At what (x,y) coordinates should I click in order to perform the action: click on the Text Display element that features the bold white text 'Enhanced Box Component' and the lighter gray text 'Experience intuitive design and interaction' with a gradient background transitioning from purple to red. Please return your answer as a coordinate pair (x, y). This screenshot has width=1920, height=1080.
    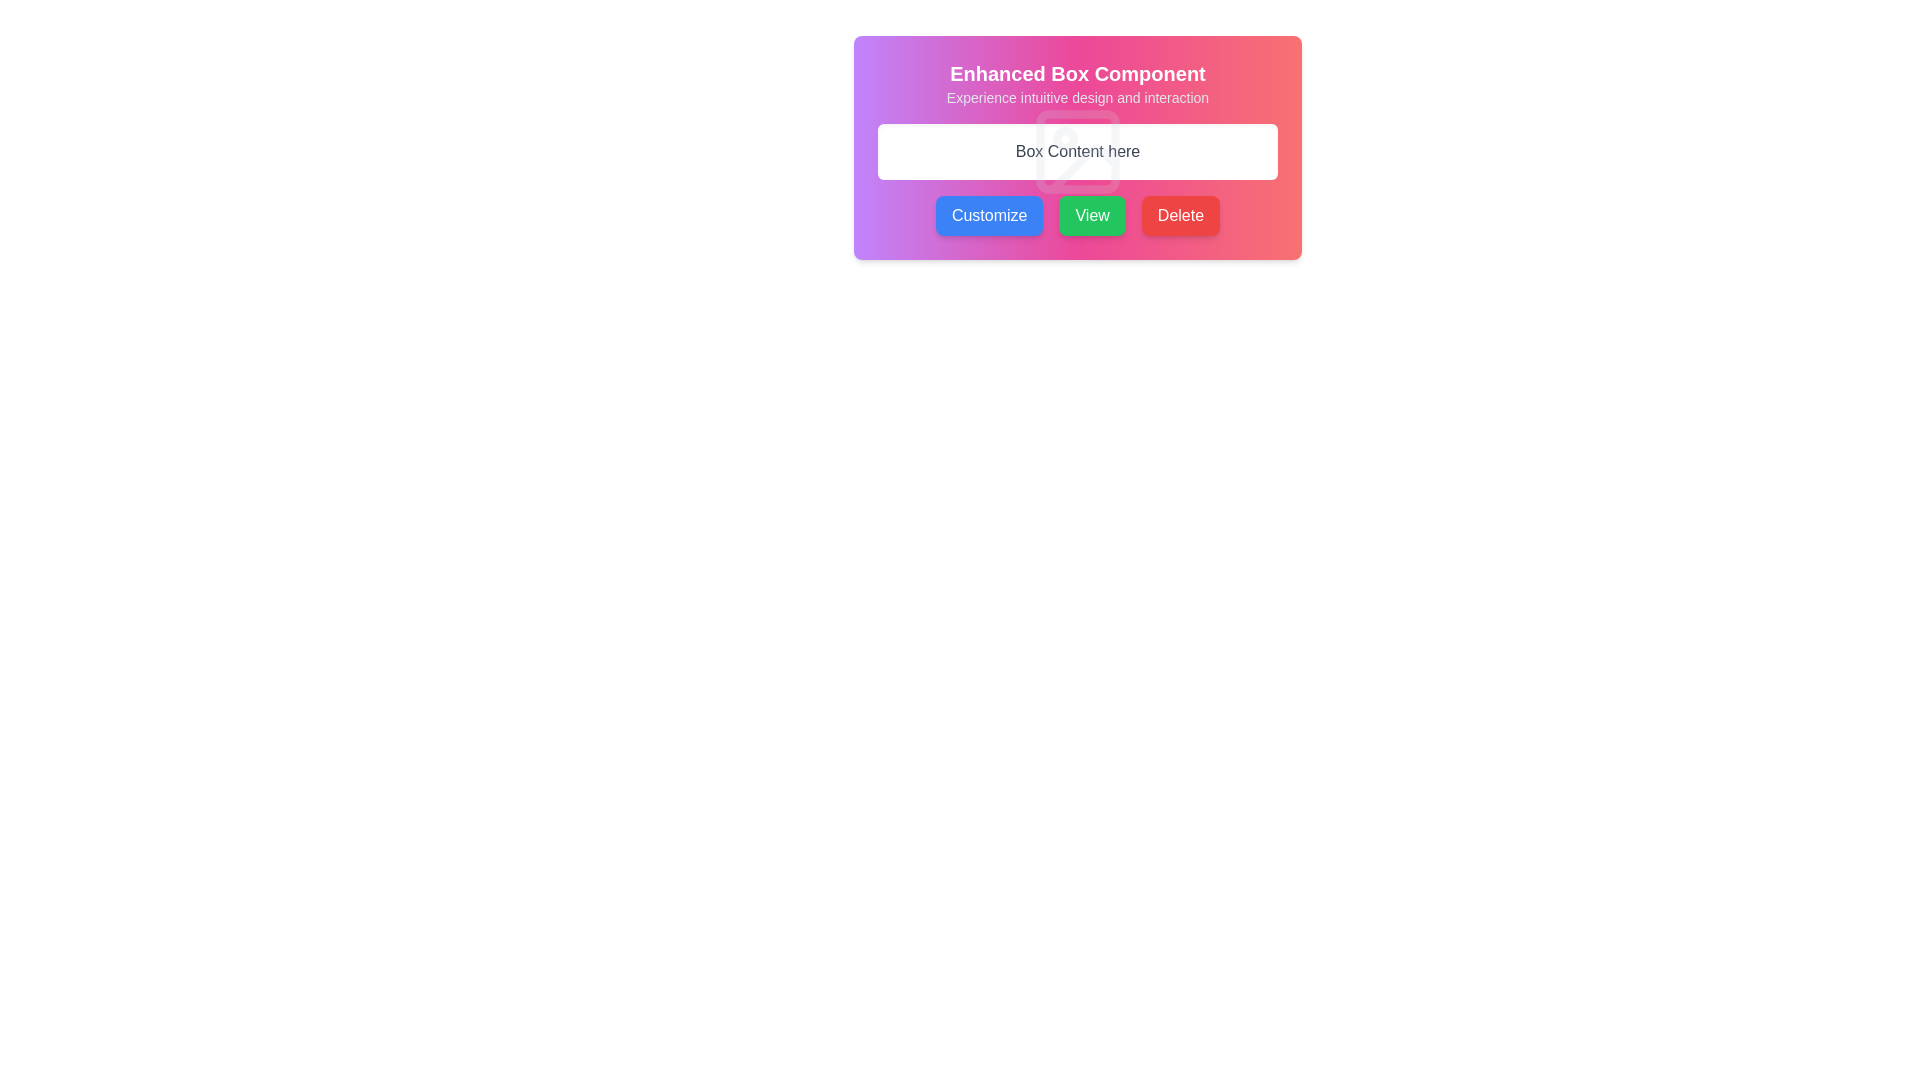
    Looking at the image, I should click on (1077, 83).